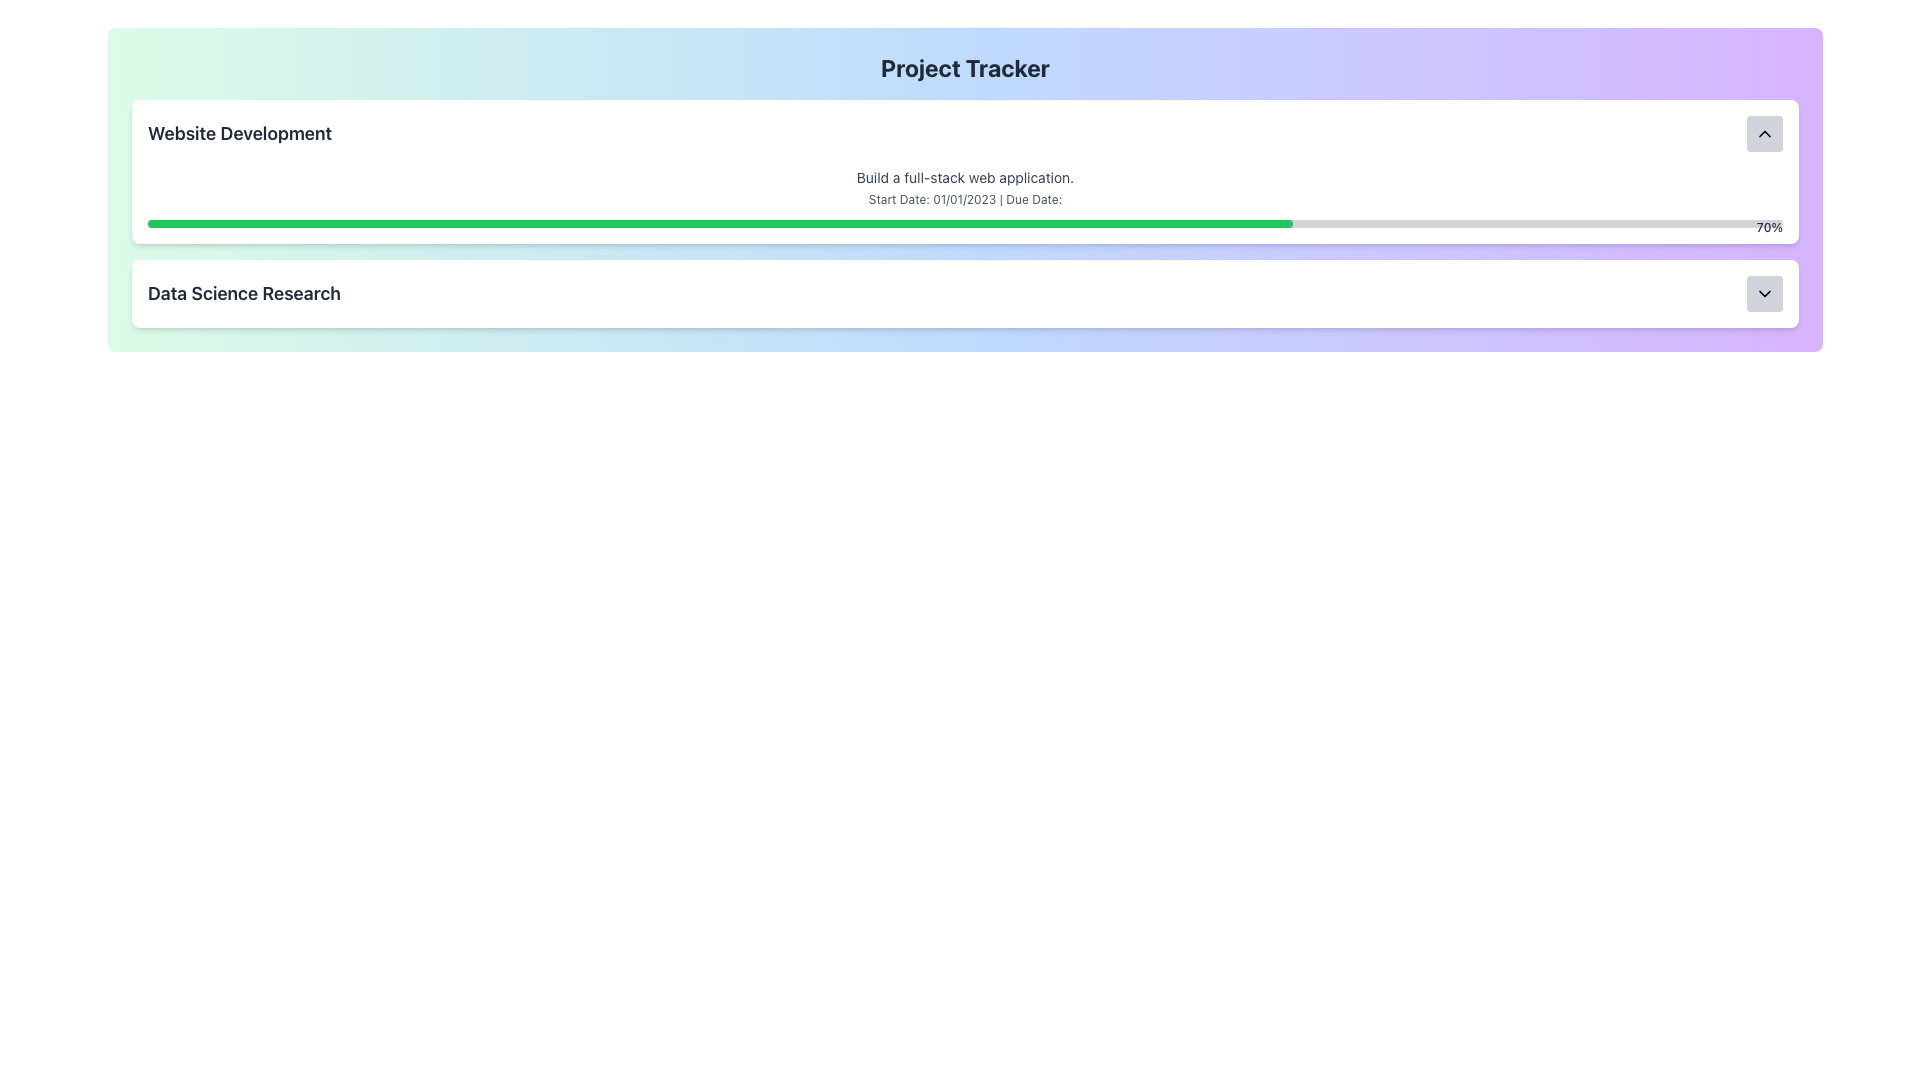 The image size is (1920, 1080). What do you see at coordinates (1765, 293) in the screenshot?
I see `the button located in the bottom-right corner of the 'Data Science Research' section to trigger hover effects` at bounding box center [1765, 293].